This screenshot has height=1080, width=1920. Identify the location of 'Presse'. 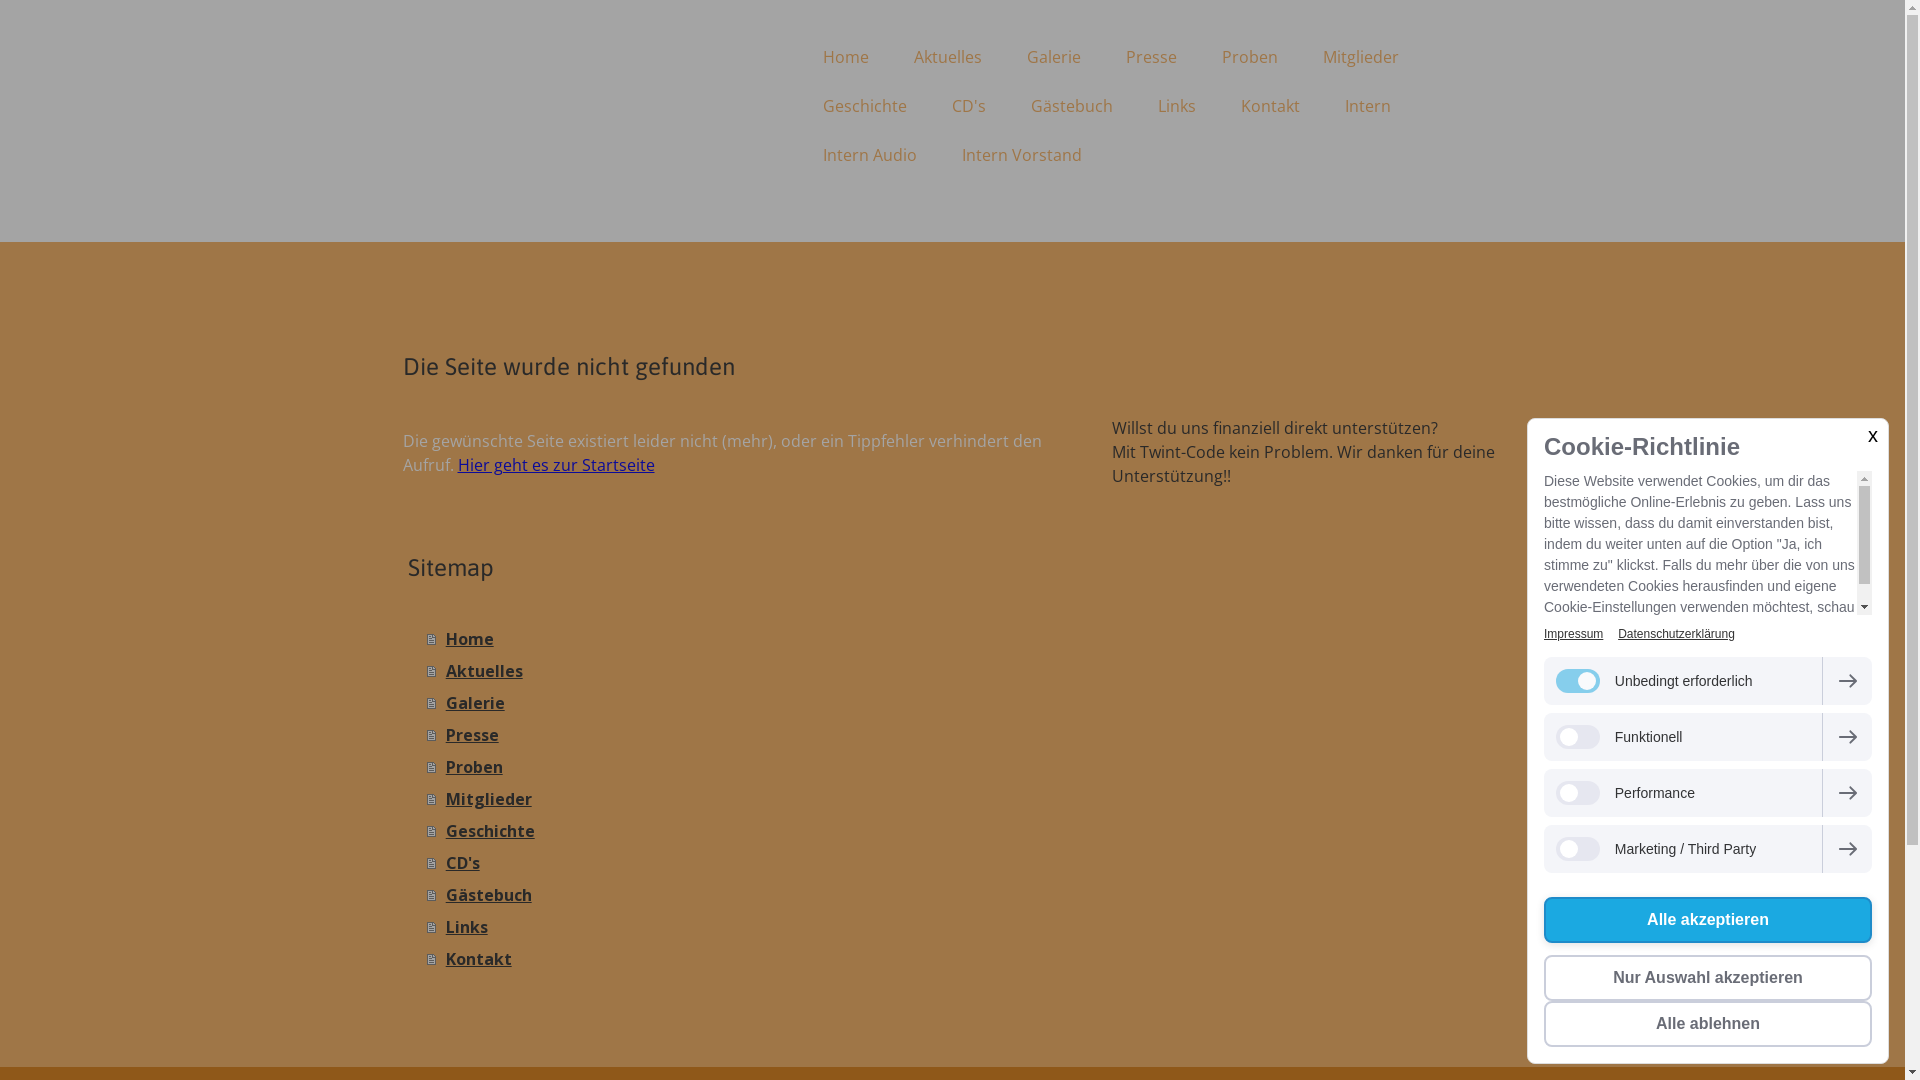
(1151, 56).